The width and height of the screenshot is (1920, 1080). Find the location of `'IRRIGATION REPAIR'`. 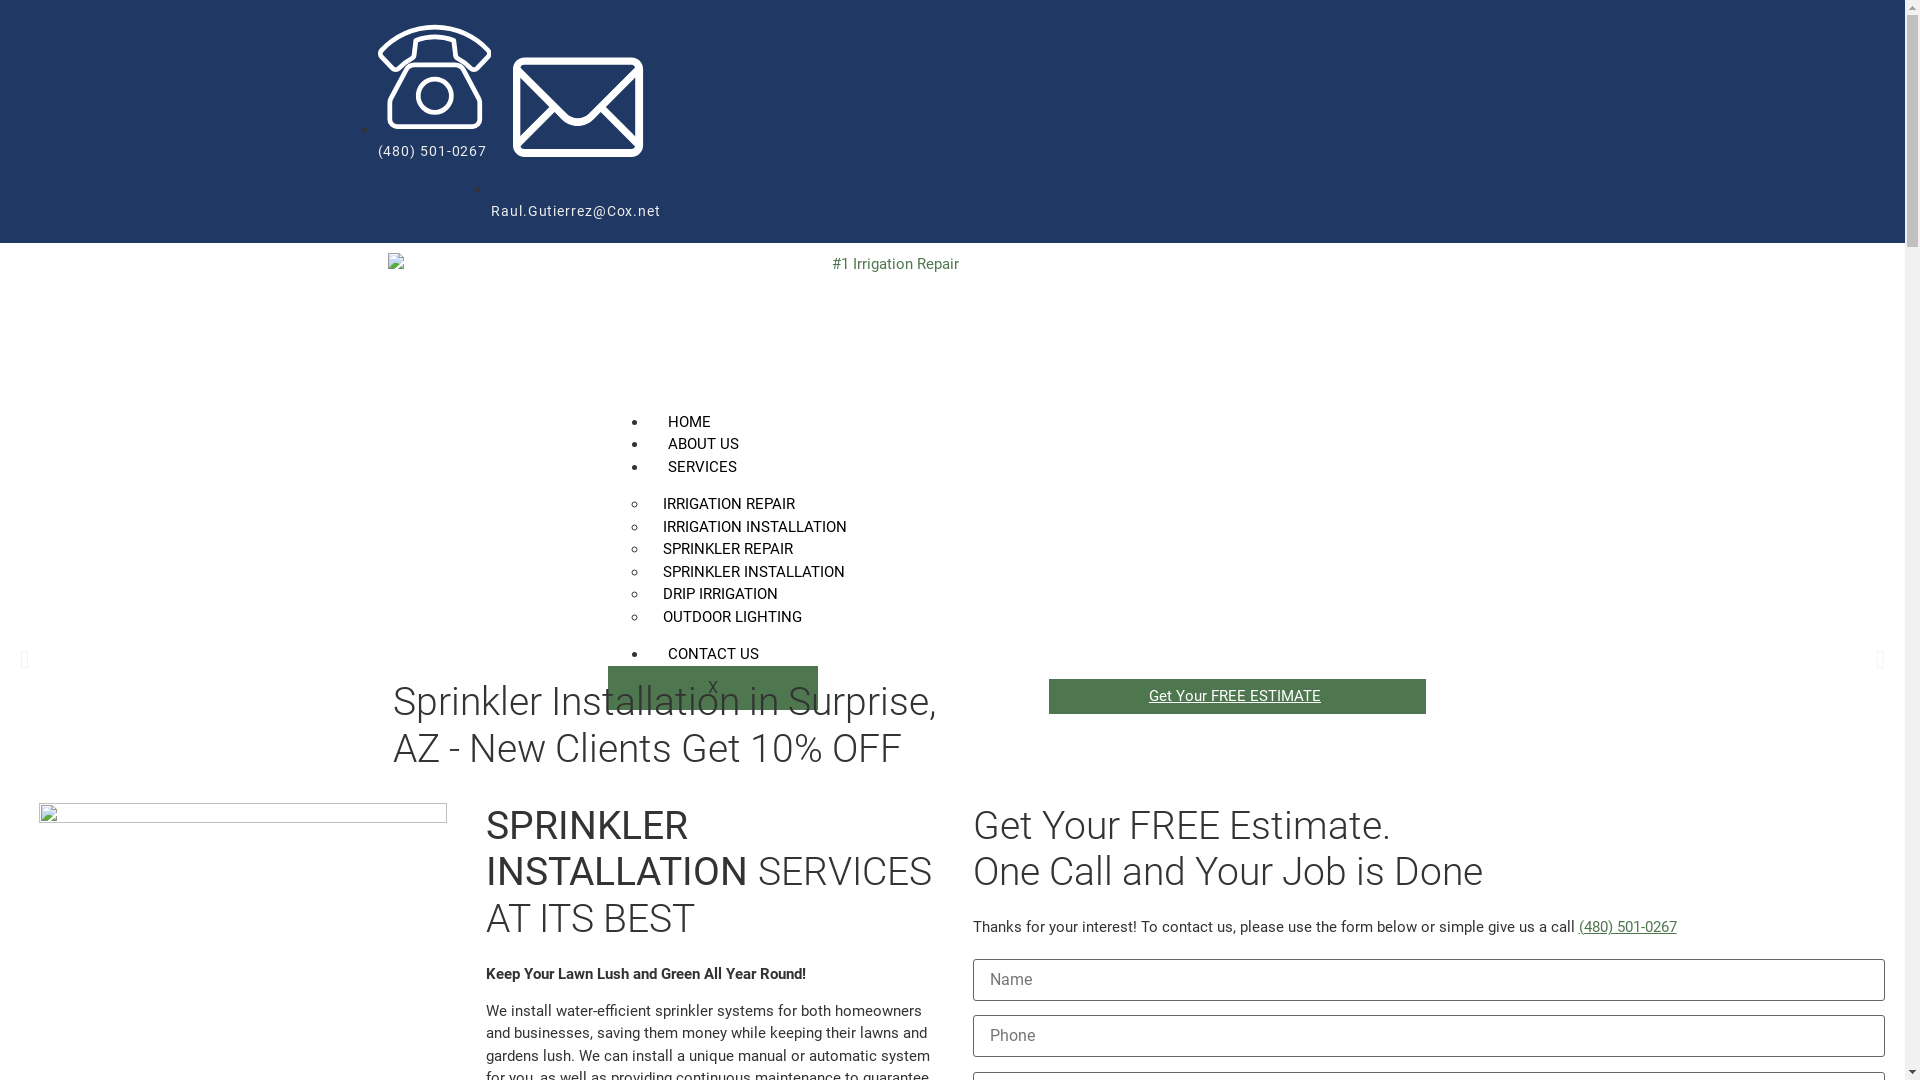

'IRRIGATION REPAIR' is located at coordinates (728, 503).